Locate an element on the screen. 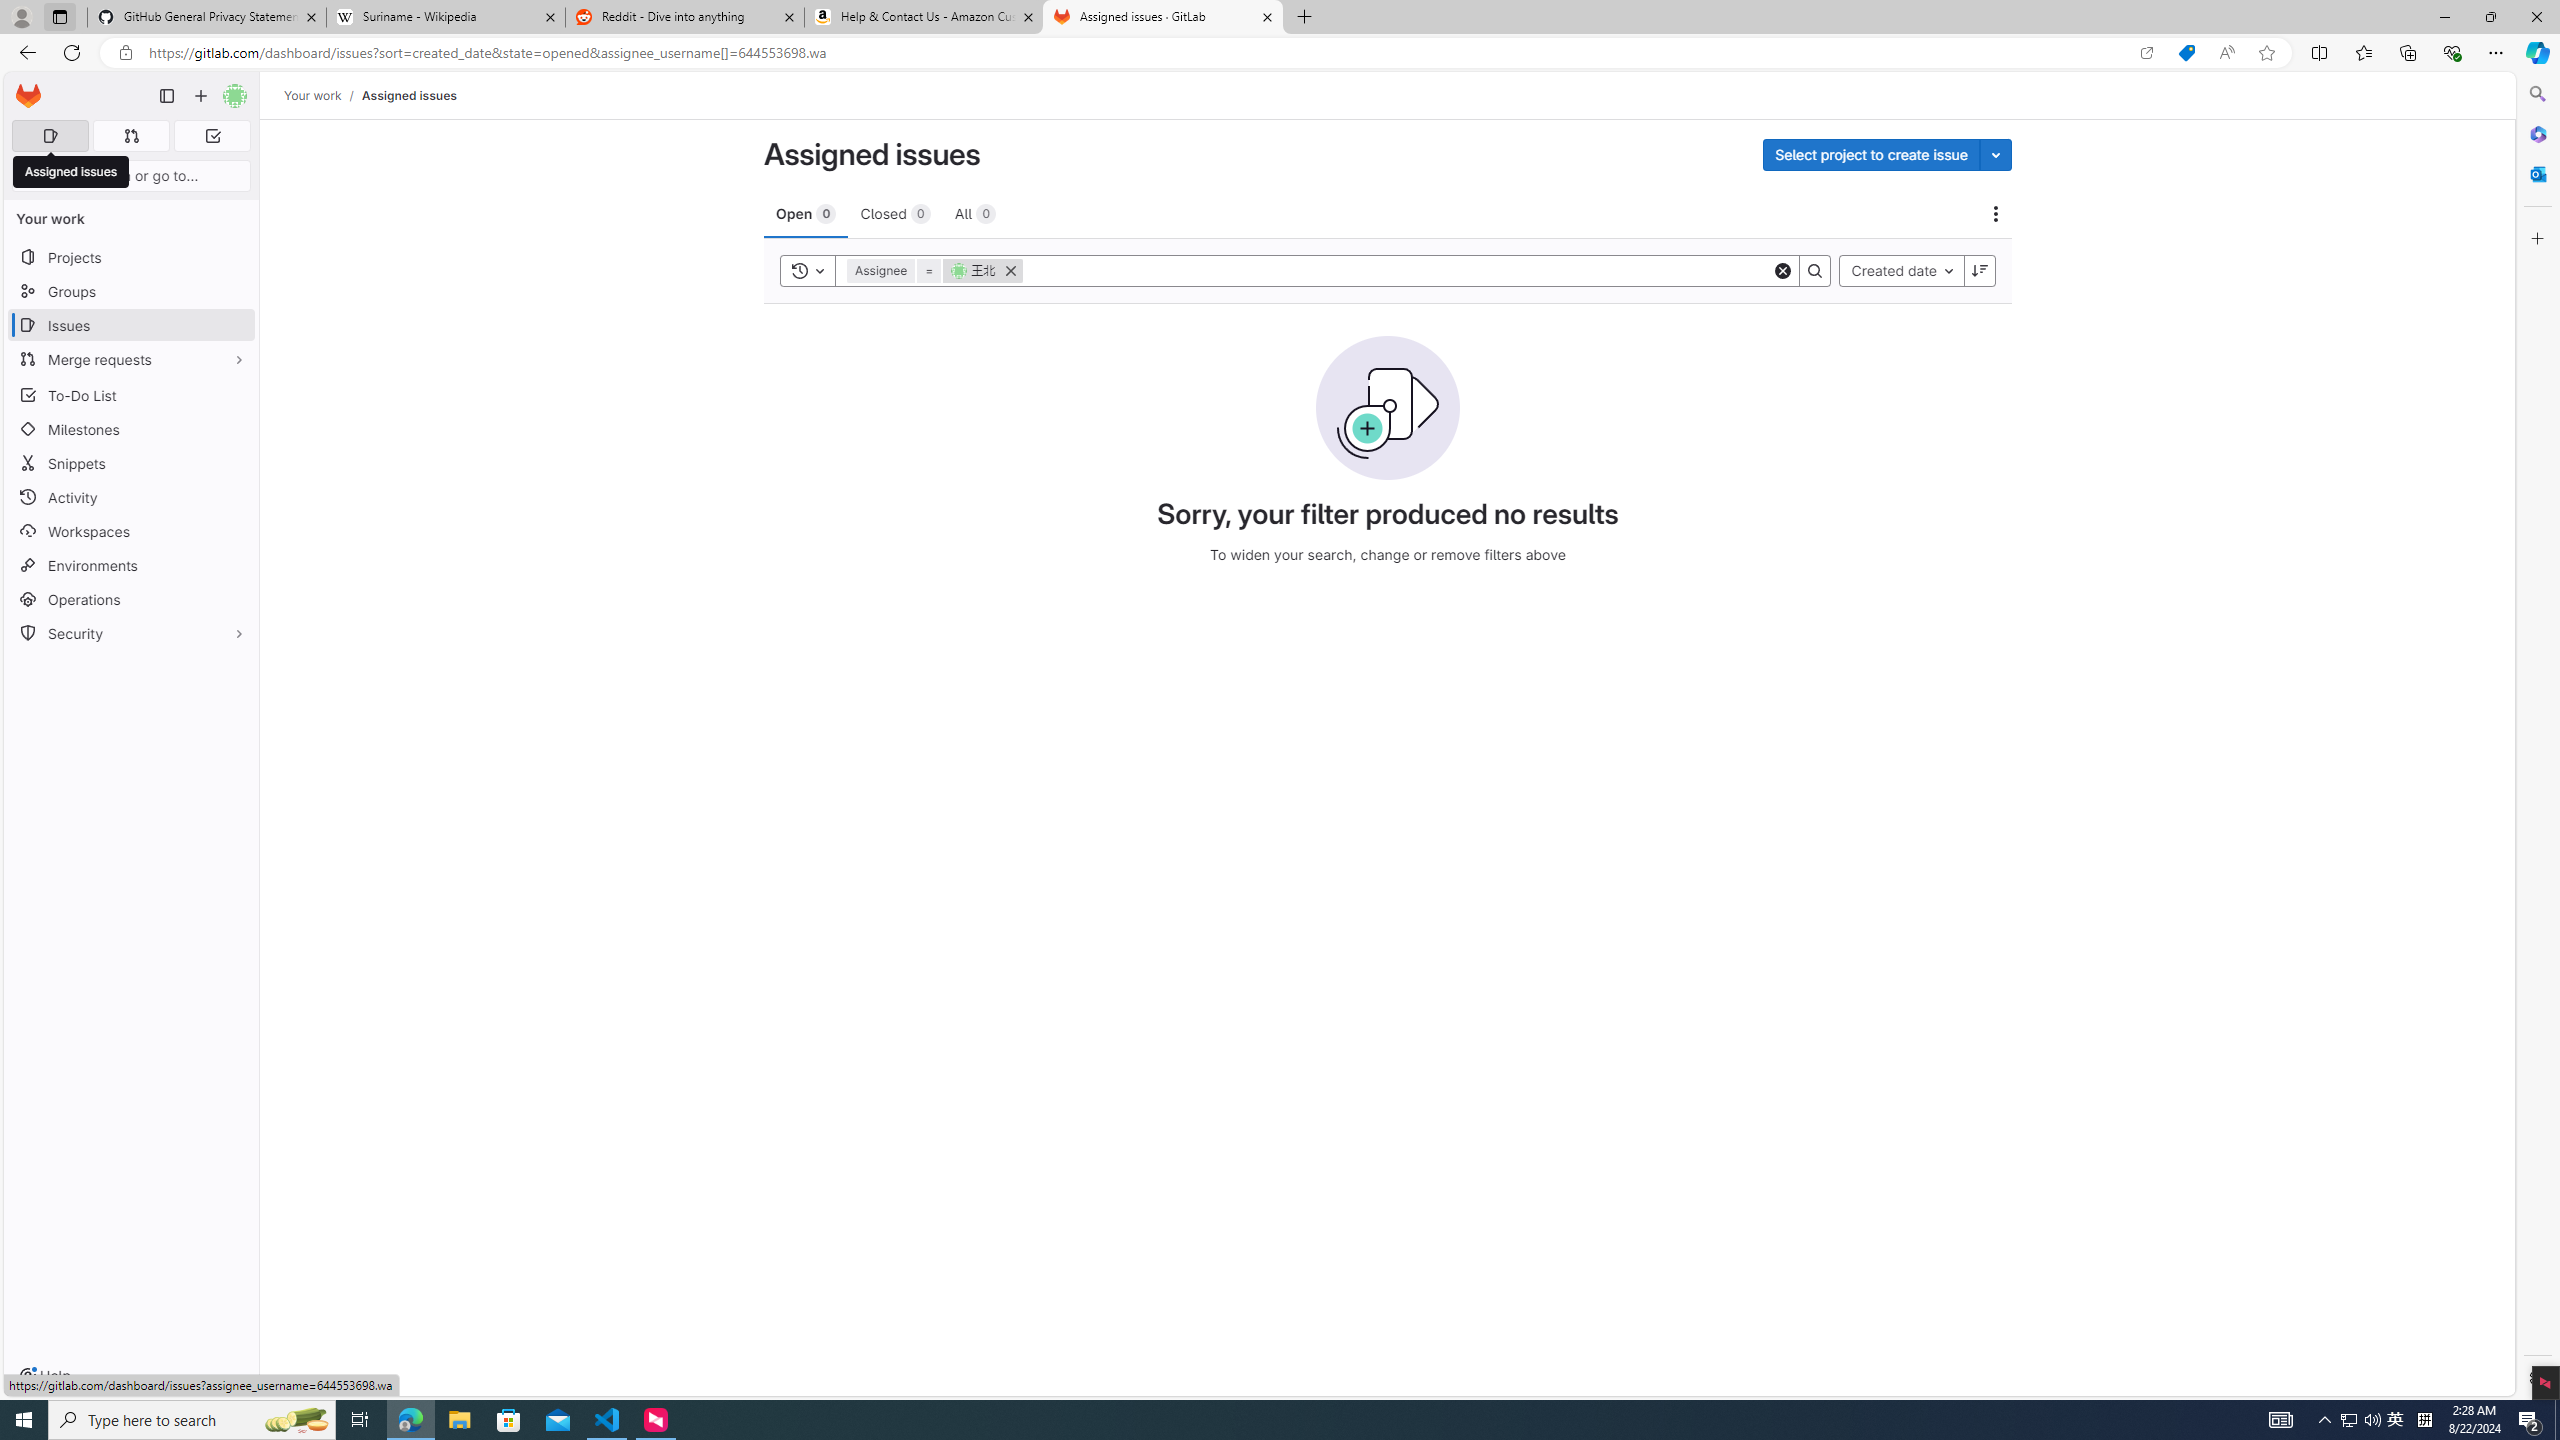 The width and height of the screenshot is (2560, 1440). 'Open 0' is located at coordinates (806, 212).